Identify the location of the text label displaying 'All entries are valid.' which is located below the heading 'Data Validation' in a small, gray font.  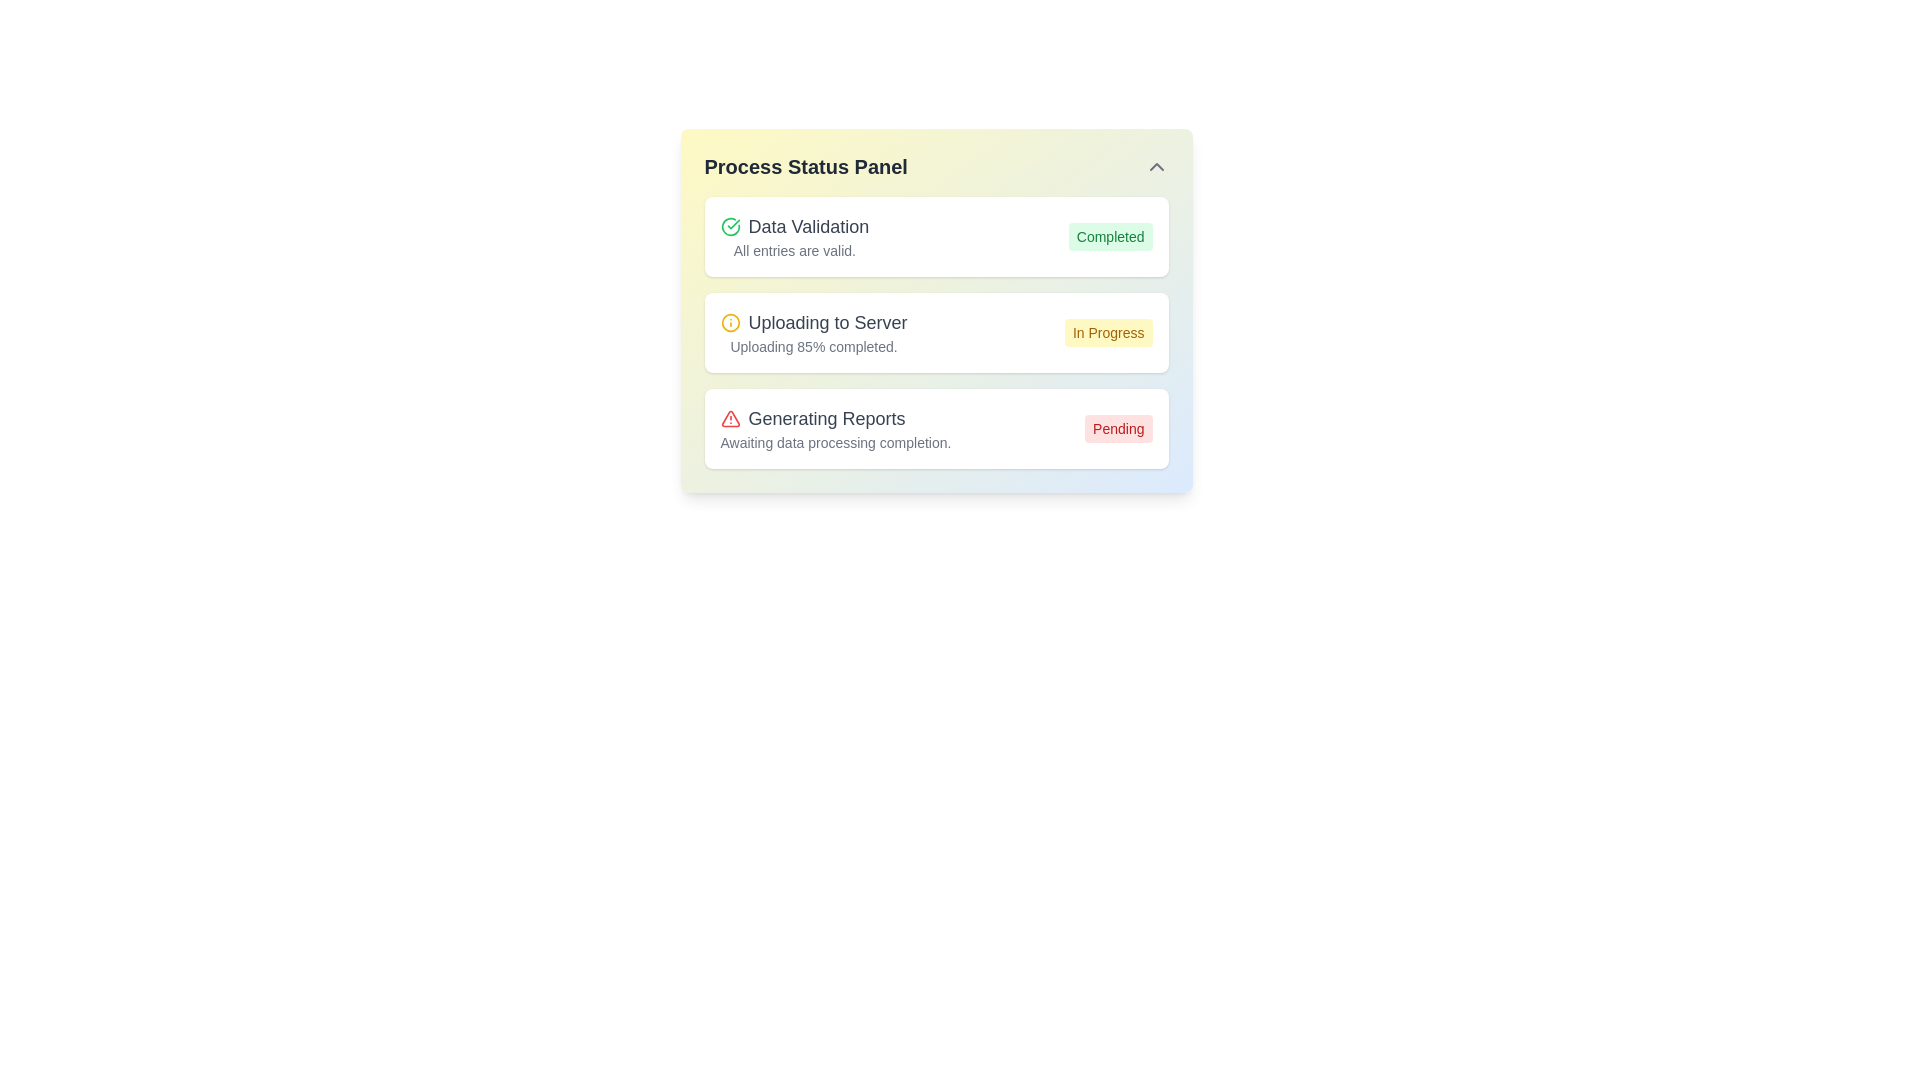
(793, 249).